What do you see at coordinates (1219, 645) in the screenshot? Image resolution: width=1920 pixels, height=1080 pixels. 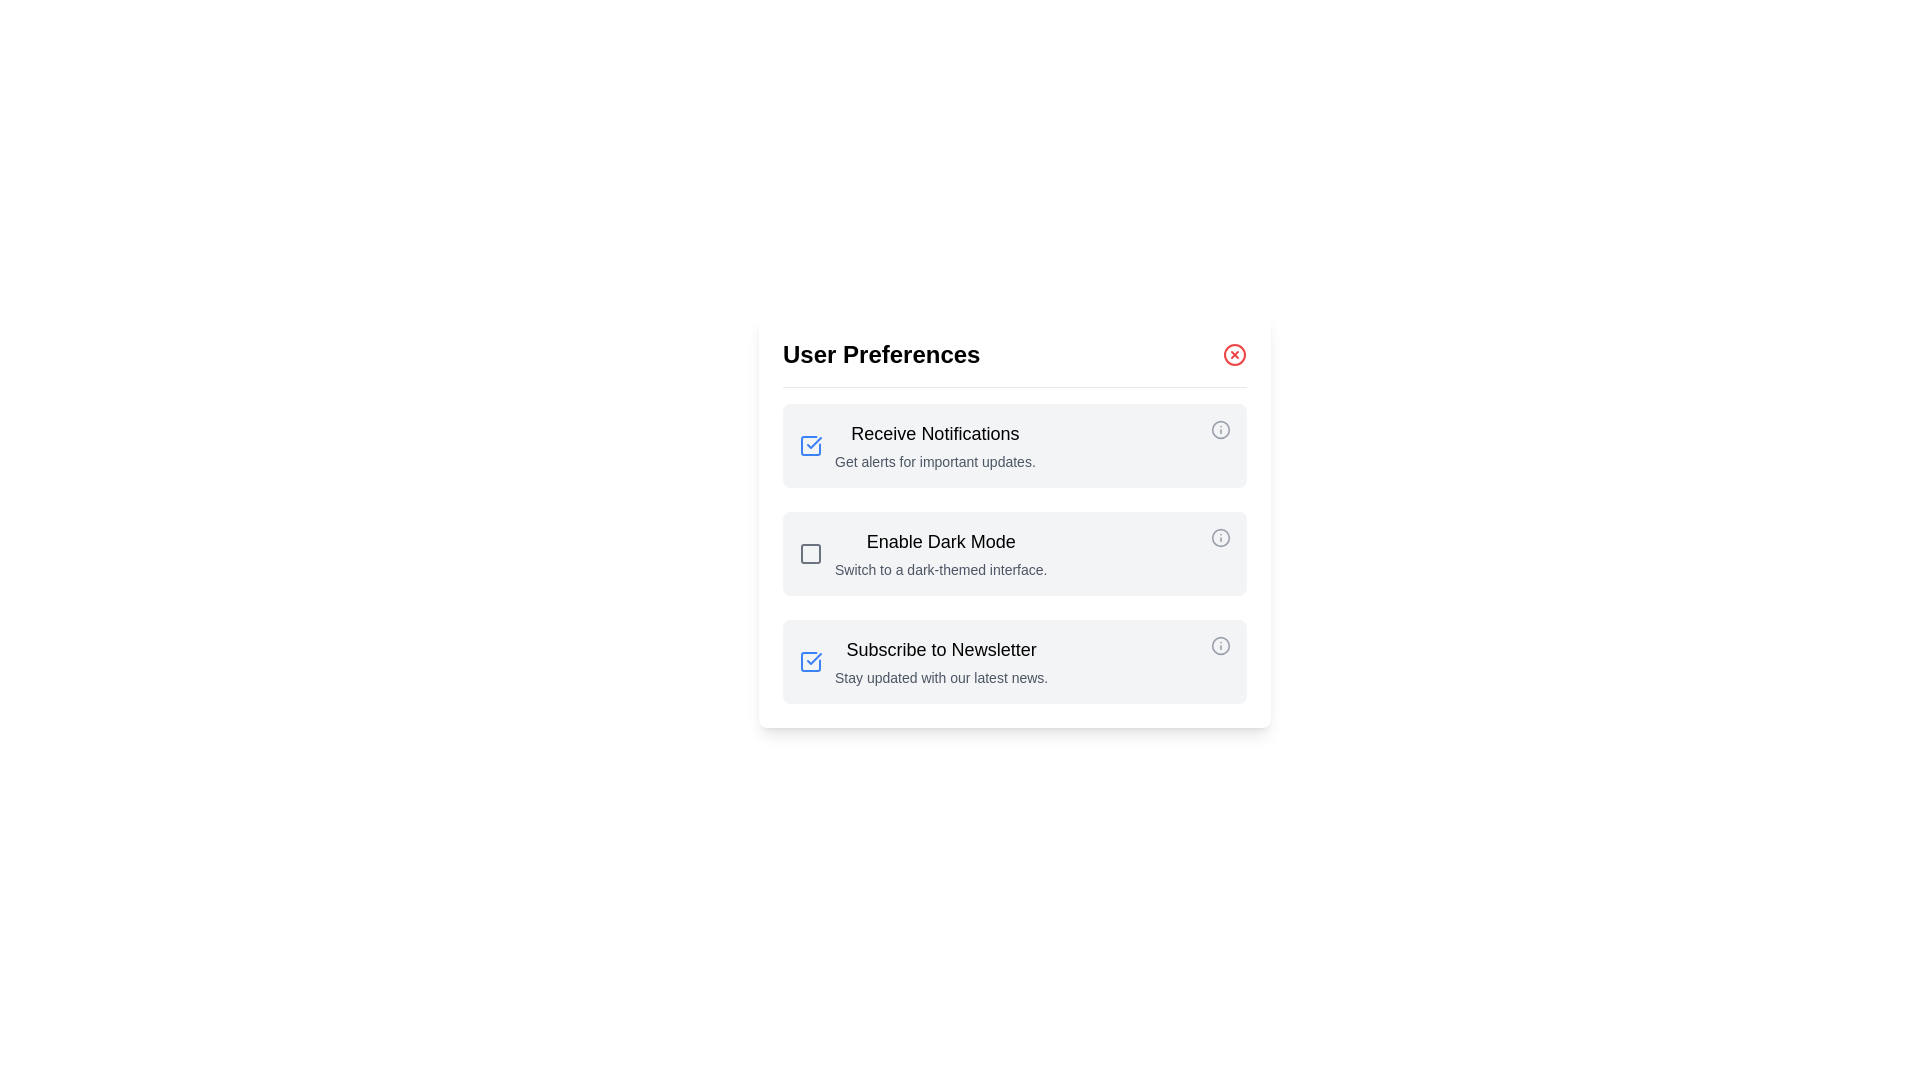 I see `the circular Informational Icon located at the rightmost side of the last row in a vertically stacked list of toggleable options, near the 'Subscribe to Newsletter' text` at bounding box center [1219, 645].